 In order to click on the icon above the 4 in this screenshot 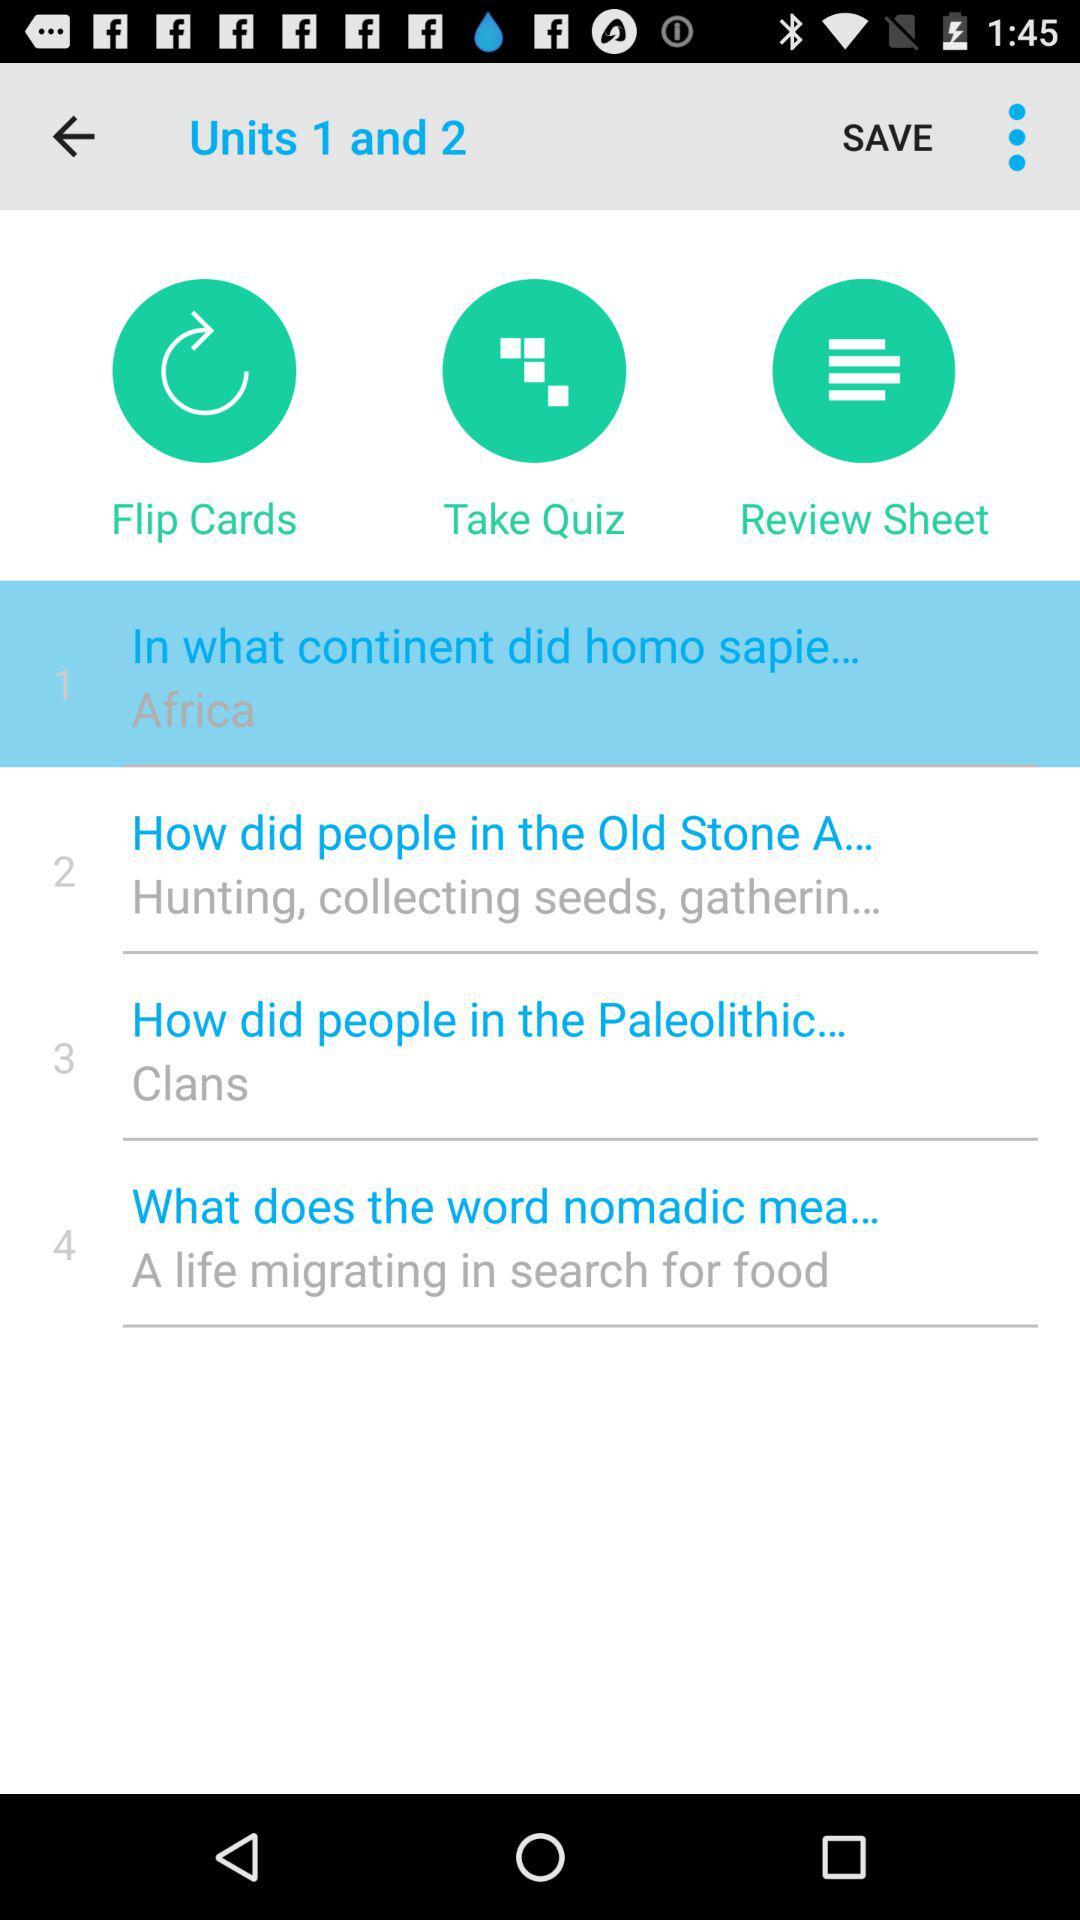, I will do `click(63, 1055)`.